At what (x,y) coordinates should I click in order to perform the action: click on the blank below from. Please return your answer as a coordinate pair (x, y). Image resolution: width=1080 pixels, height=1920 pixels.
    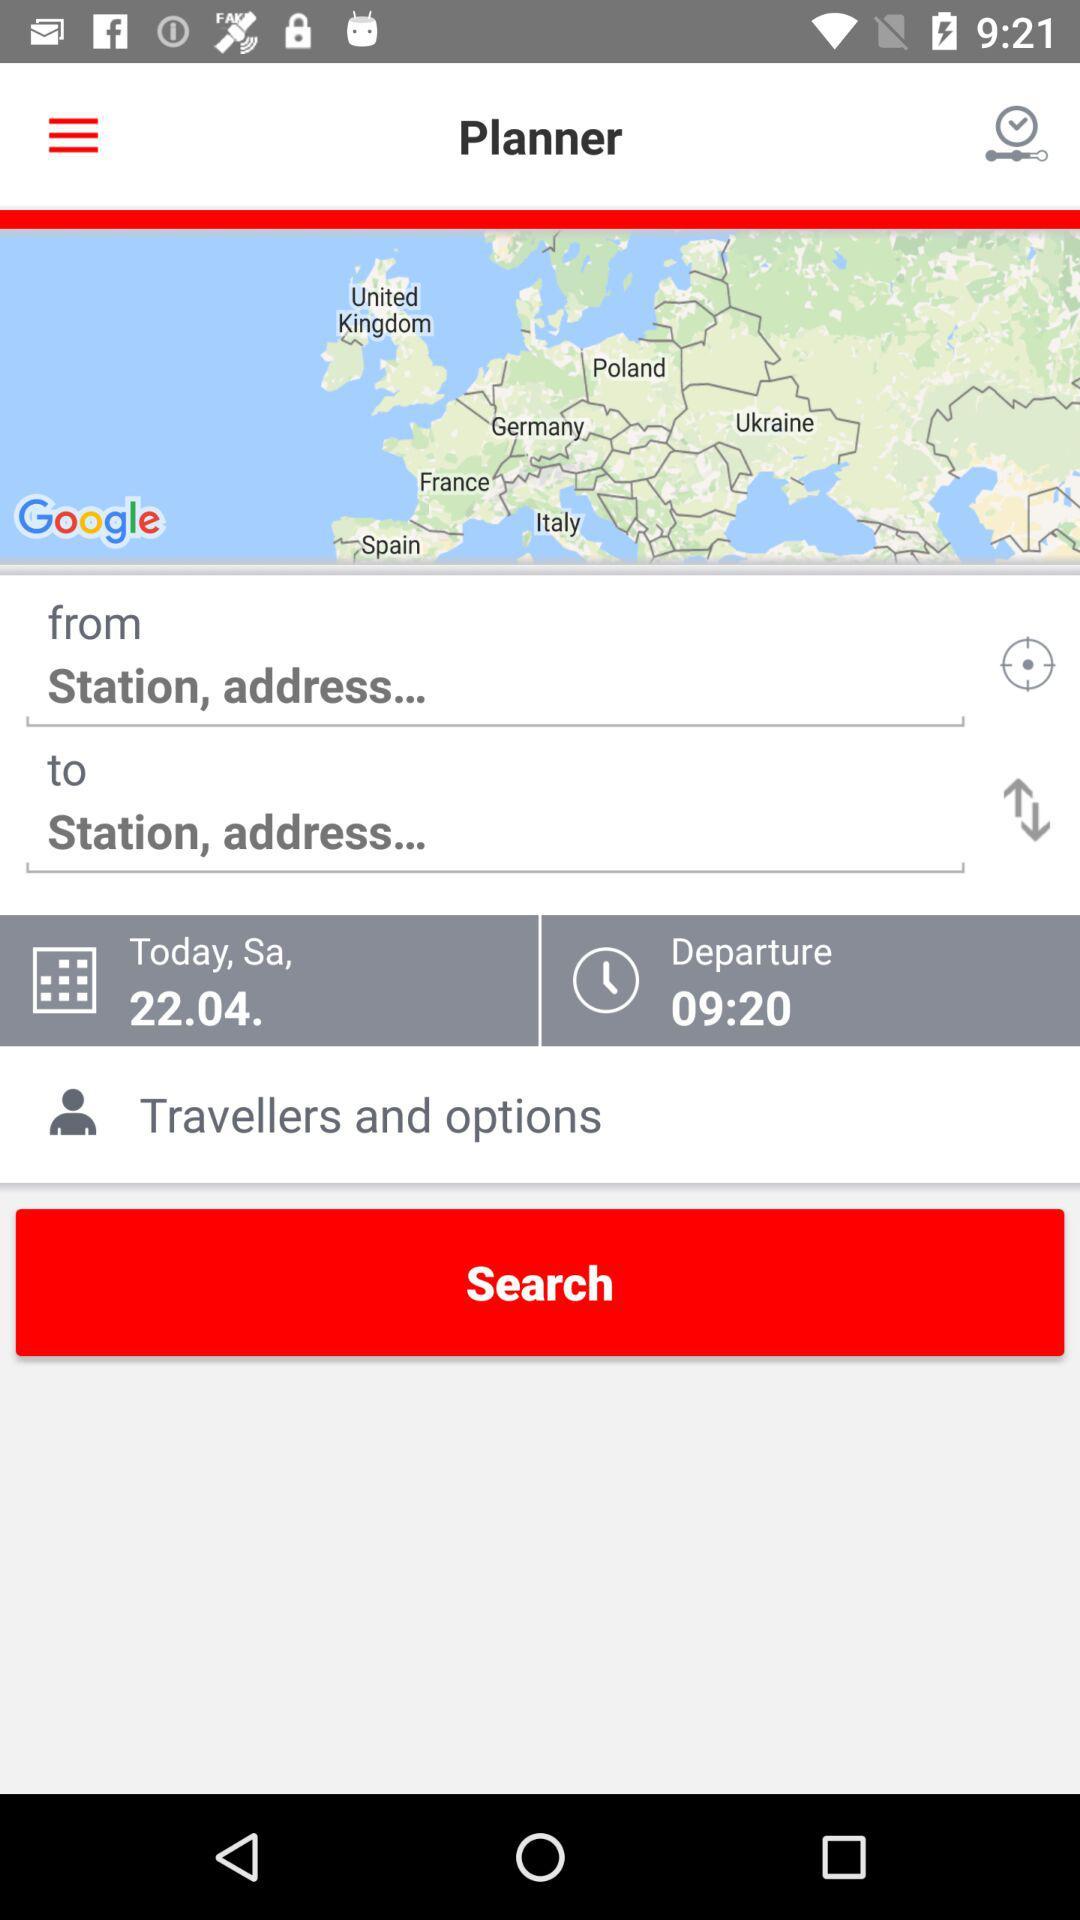
    Looking at the image, I should click on (495, 685).